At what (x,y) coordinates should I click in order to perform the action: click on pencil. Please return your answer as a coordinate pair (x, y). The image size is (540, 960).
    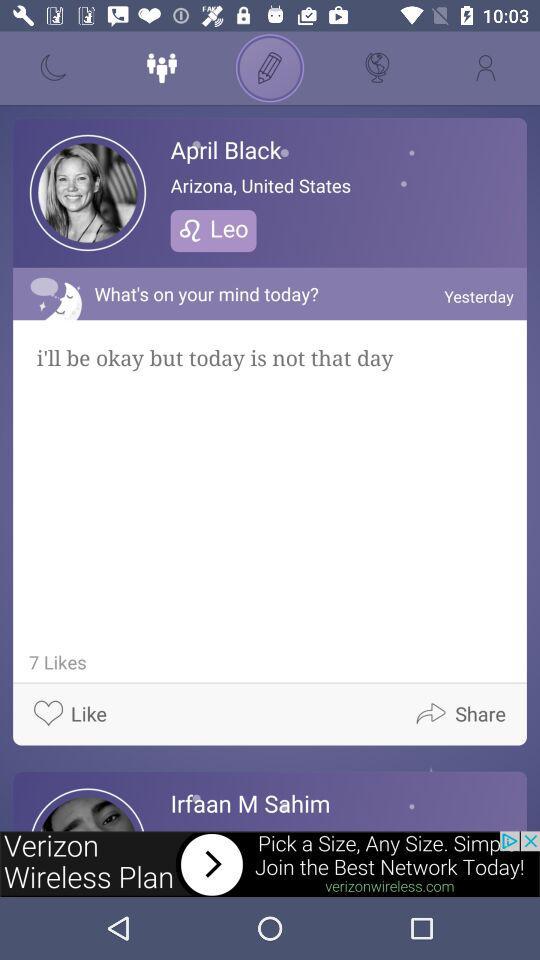
    Looking at the image, I should click on (270, 68).